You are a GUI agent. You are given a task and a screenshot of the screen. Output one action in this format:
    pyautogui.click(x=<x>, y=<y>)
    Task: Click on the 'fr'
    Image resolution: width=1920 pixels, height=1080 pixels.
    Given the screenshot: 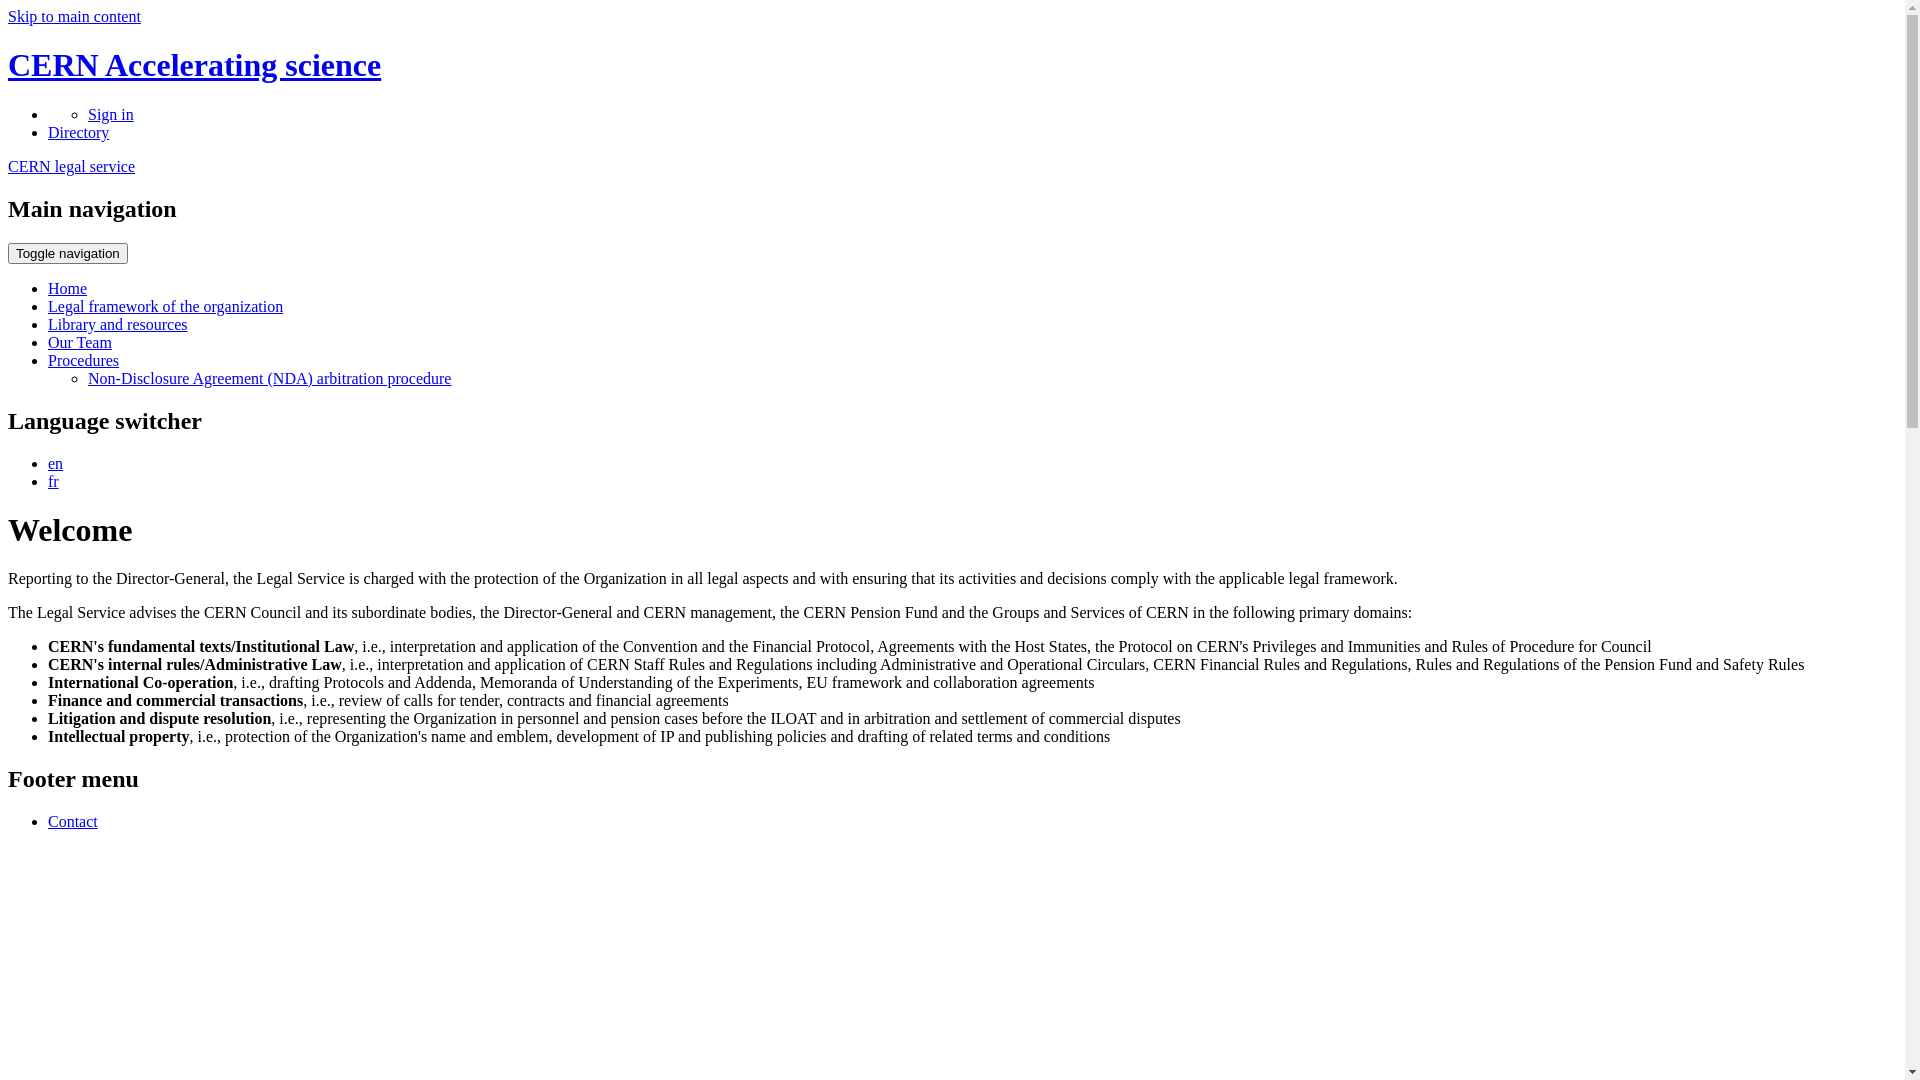 What is the action you would take?
    pyautogui.click(x=53, y=480)
    